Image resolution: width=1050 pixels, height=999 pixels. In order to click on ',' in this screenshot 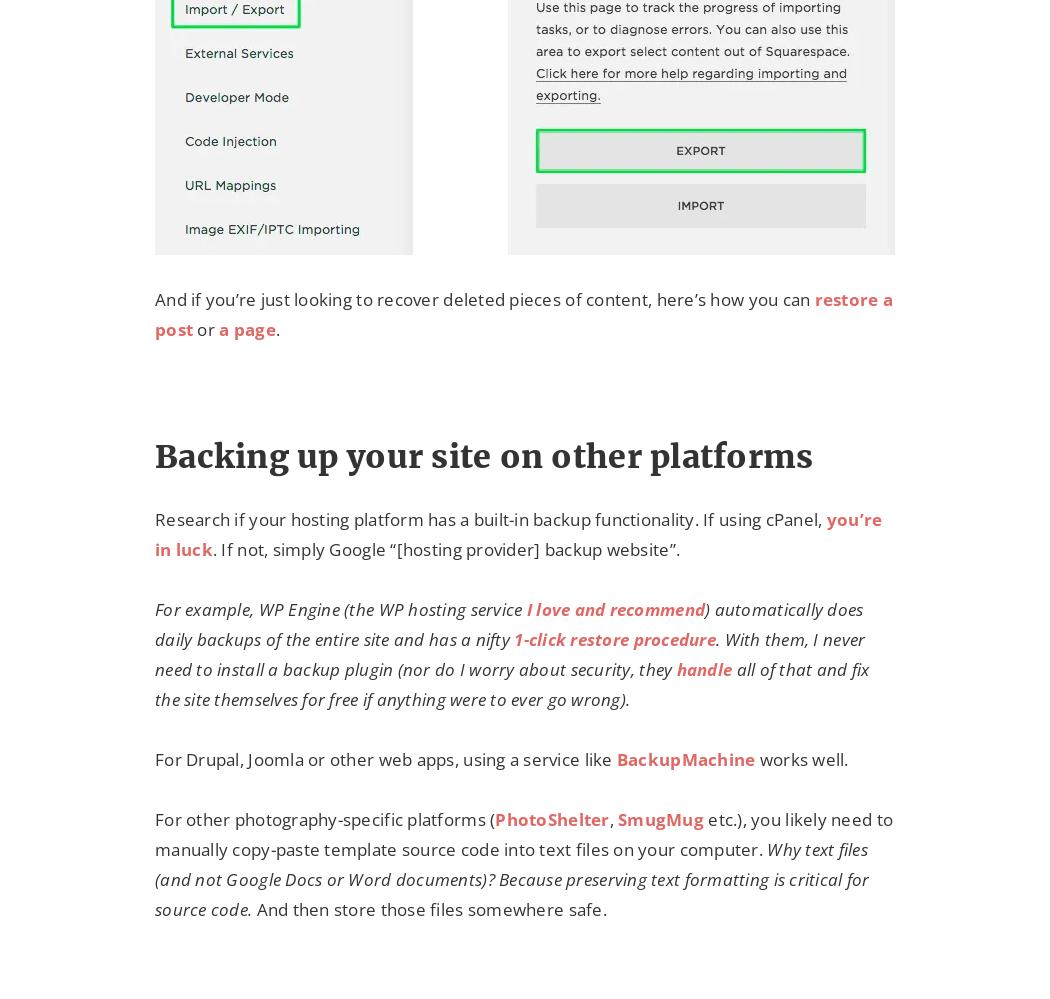, I will do `click(613, 819)`.